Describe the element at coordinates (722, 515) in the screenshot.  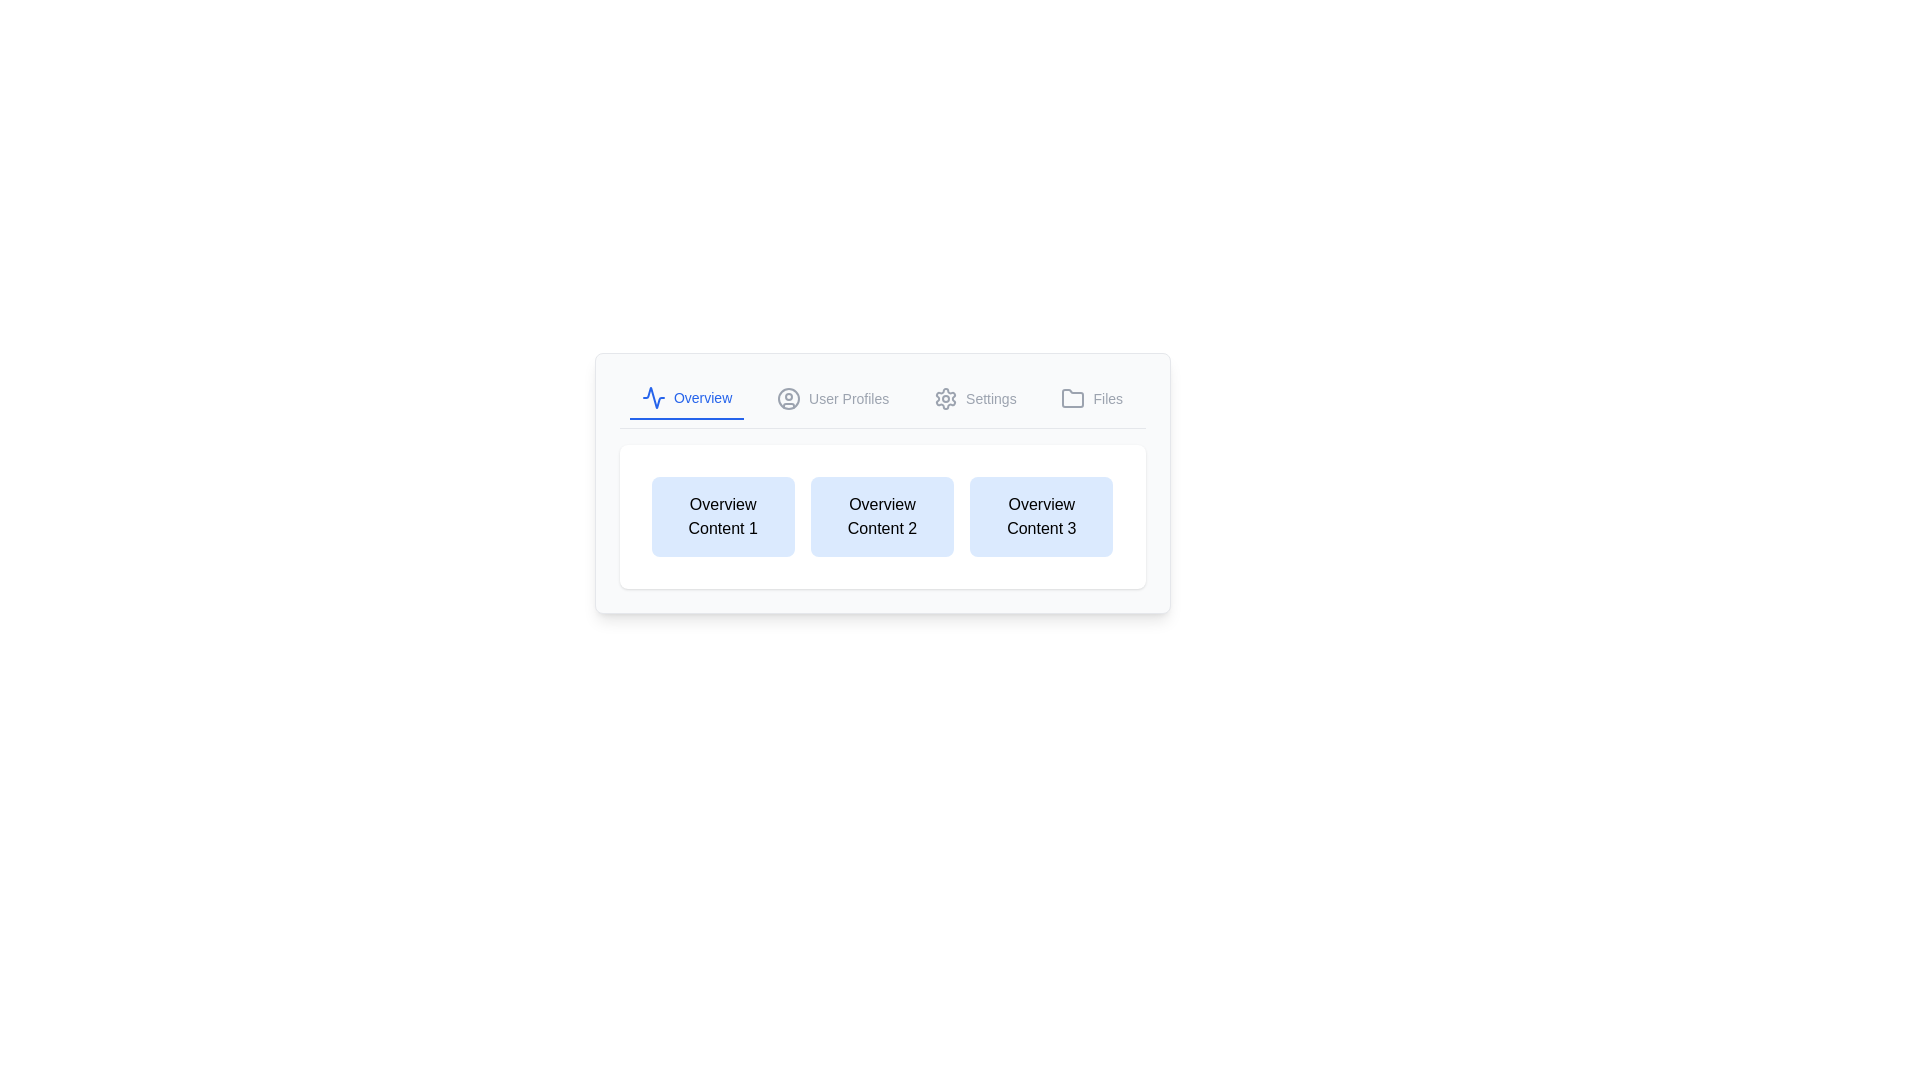
I see `the Informational tile labeled 'Overview Content 1' with a light blue background and rounded corners located in the top-left corner of the three-column grid` at that location.